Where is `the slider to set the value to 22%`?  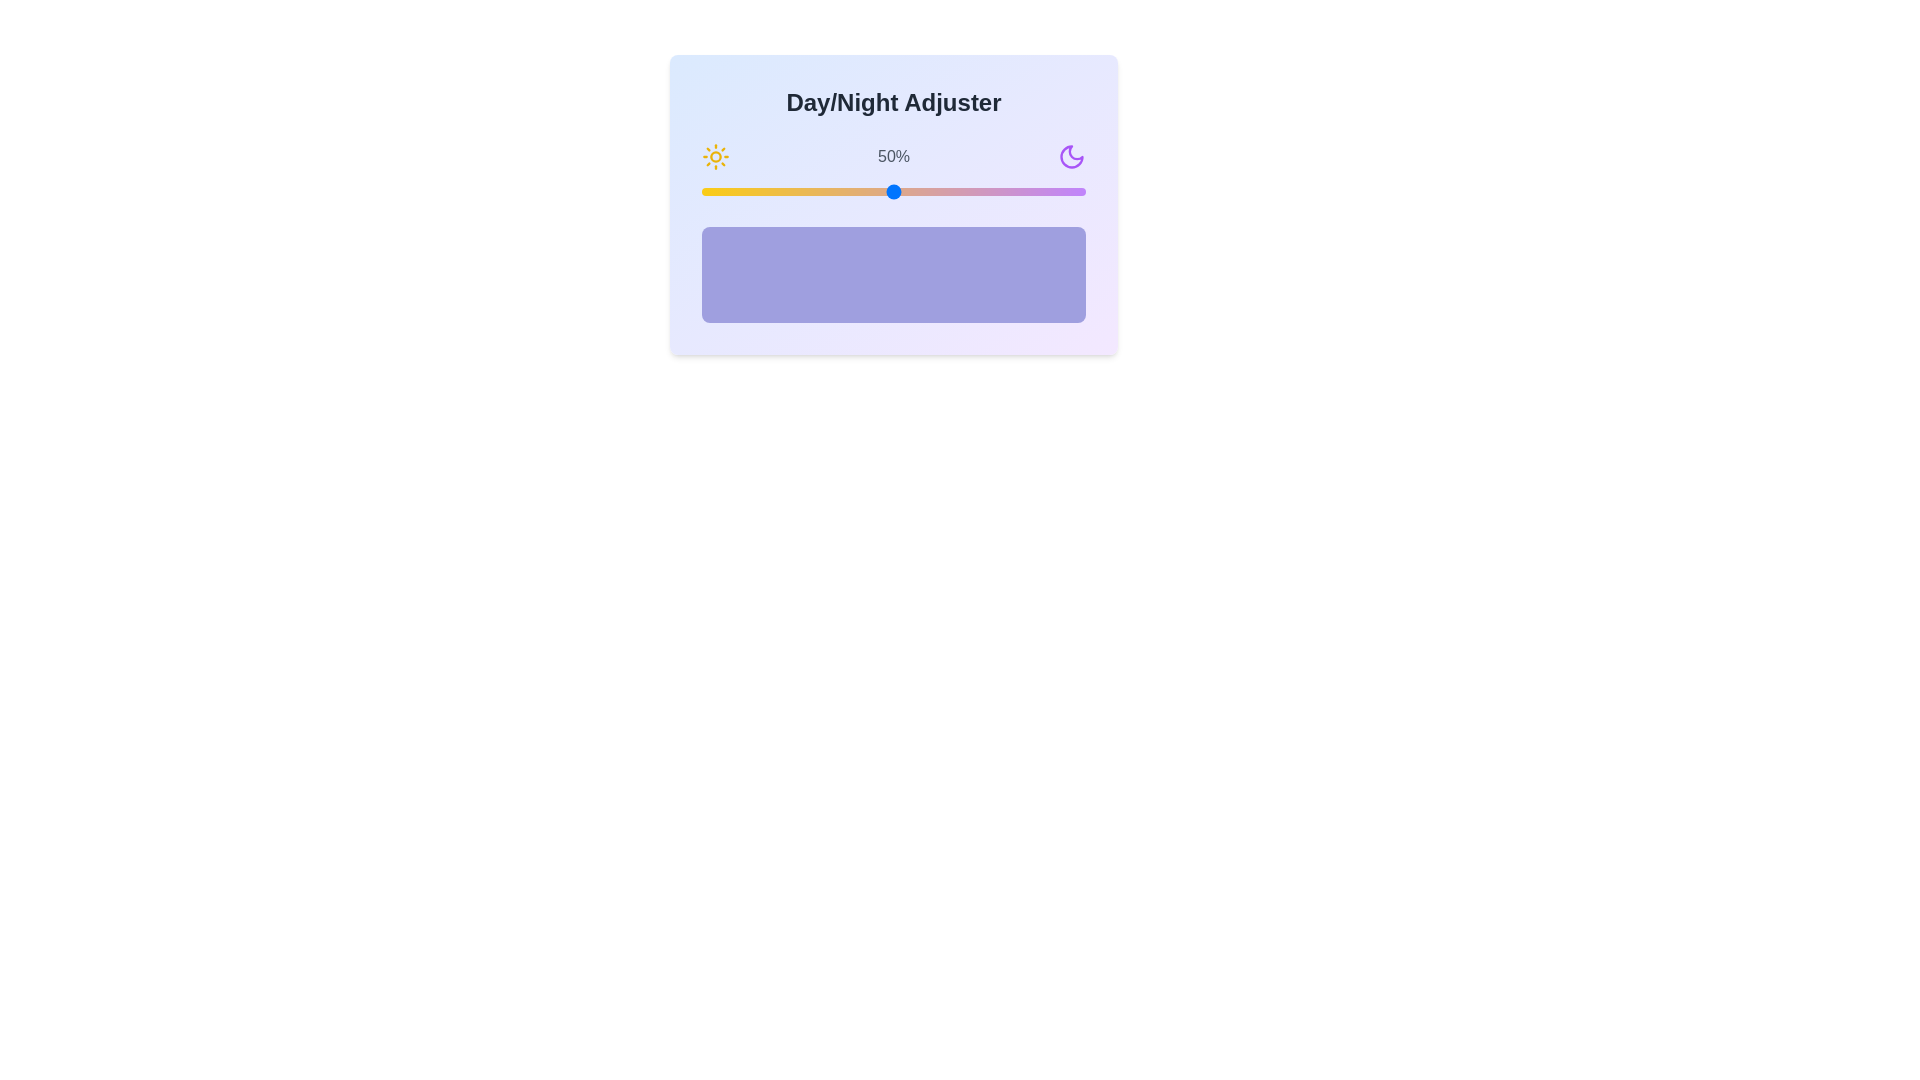 the slider to set the value to 22% is located at coordinates (785, 192).